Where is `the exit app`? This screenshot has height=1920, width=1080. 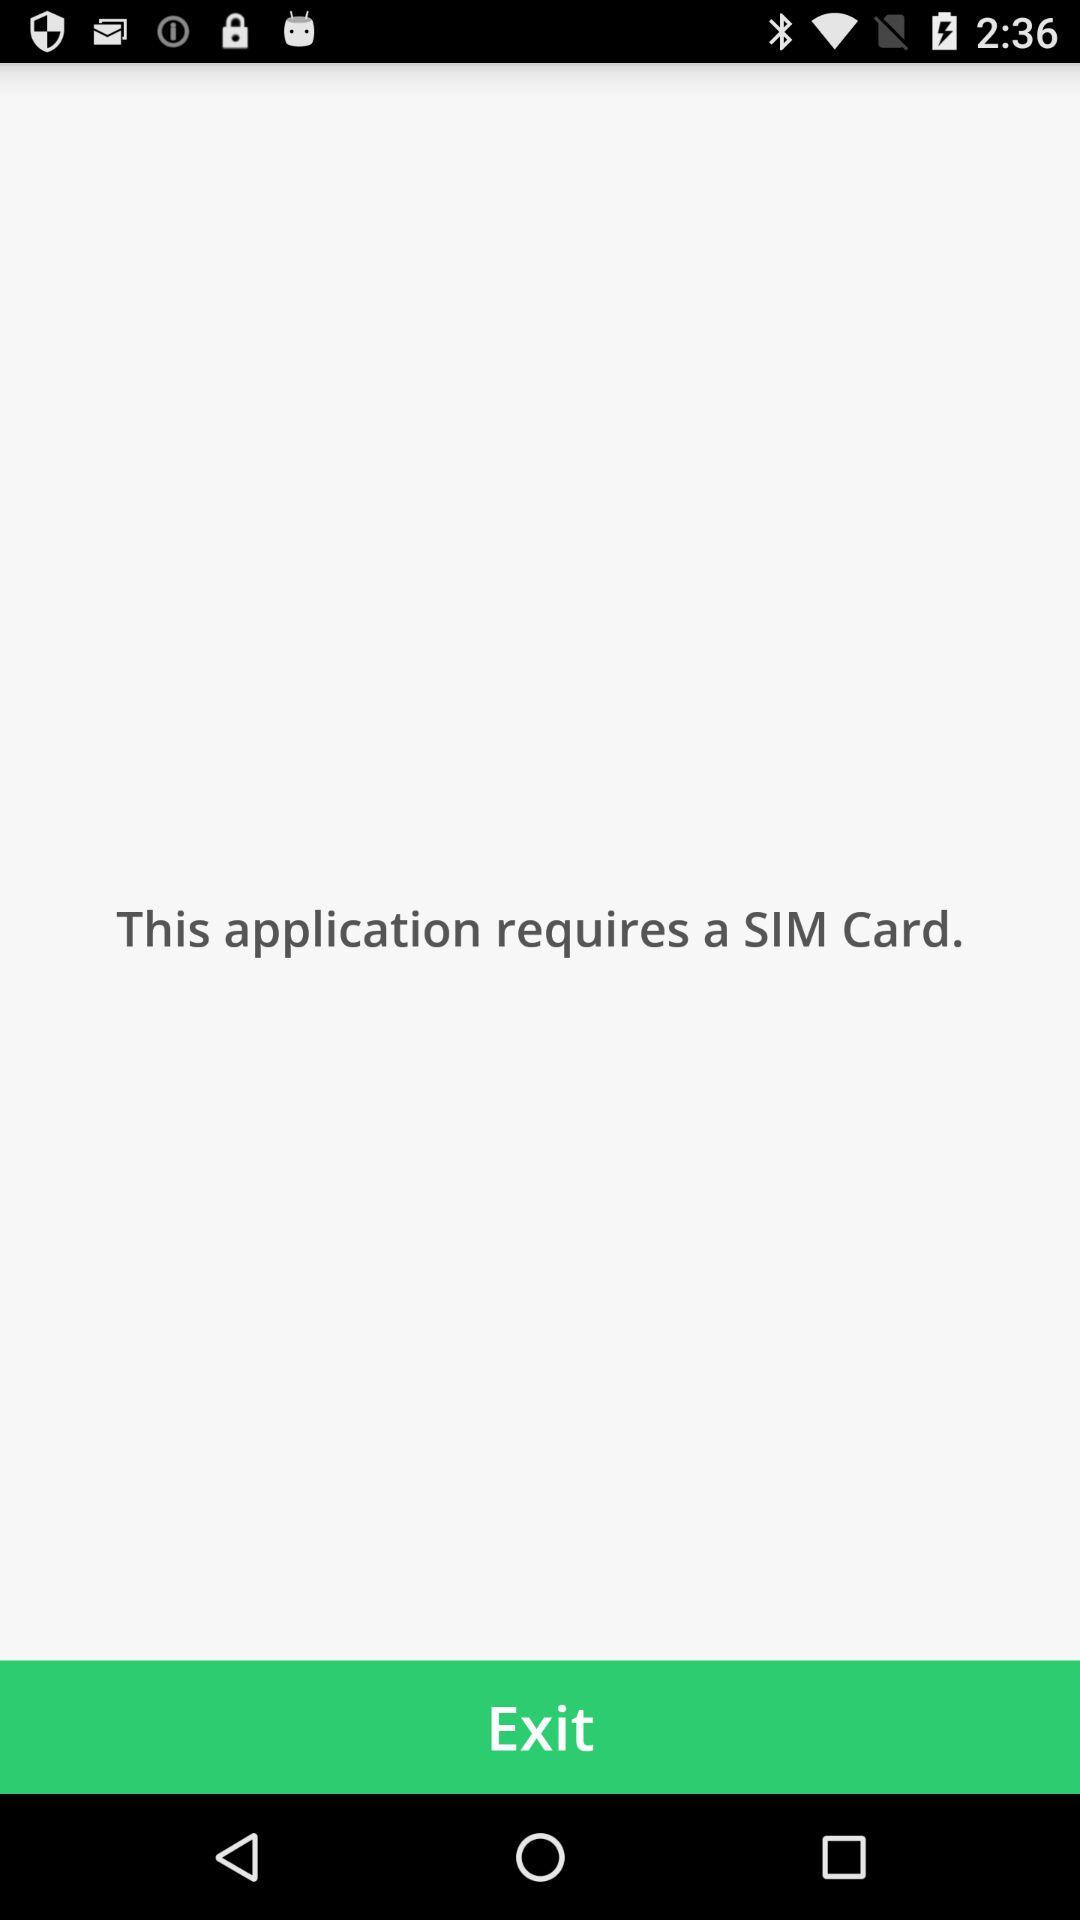 the exit app is located at coordinates (540, 1726).